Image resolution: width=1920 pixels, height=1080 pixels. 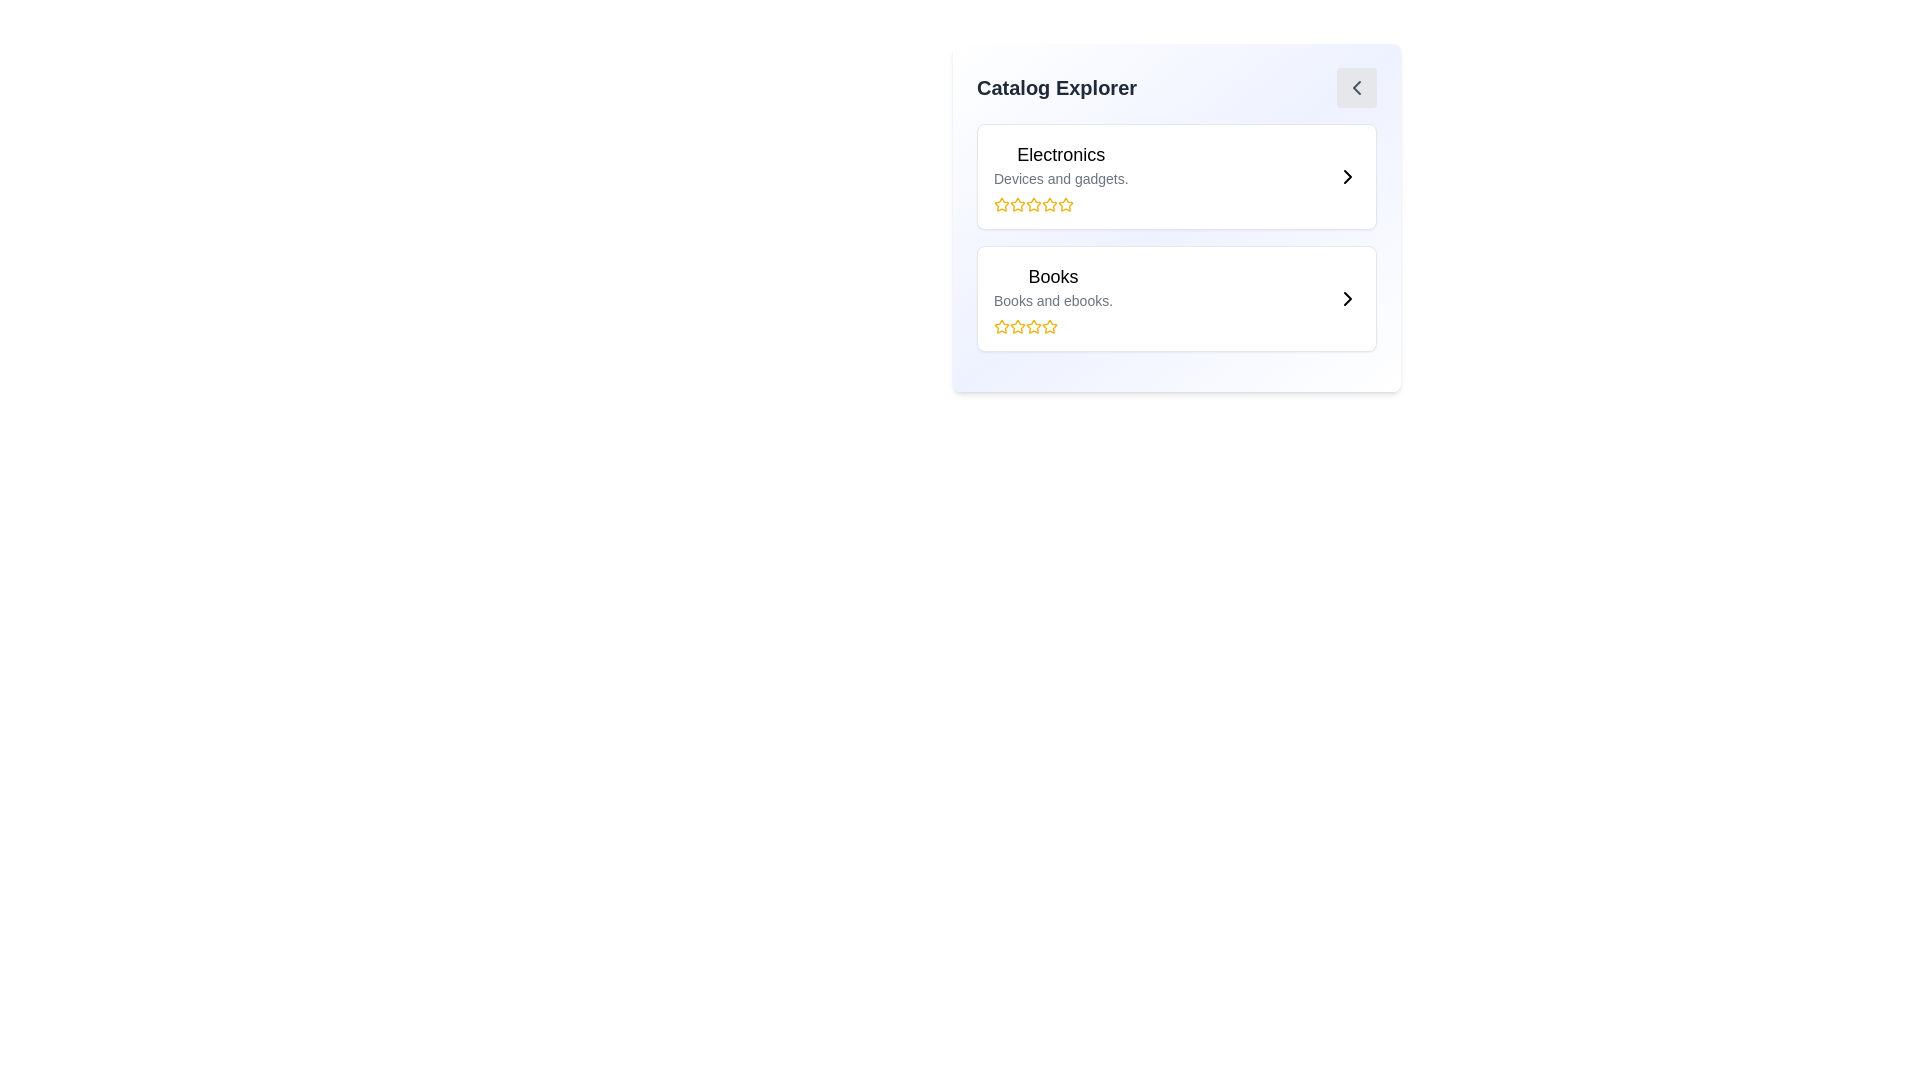 I want to click on the rightward-facing chevron arrow icon located near the right edge of the 'Electronics' row, which indicates navigation or proceeding further, so click(x=1348, y=176).